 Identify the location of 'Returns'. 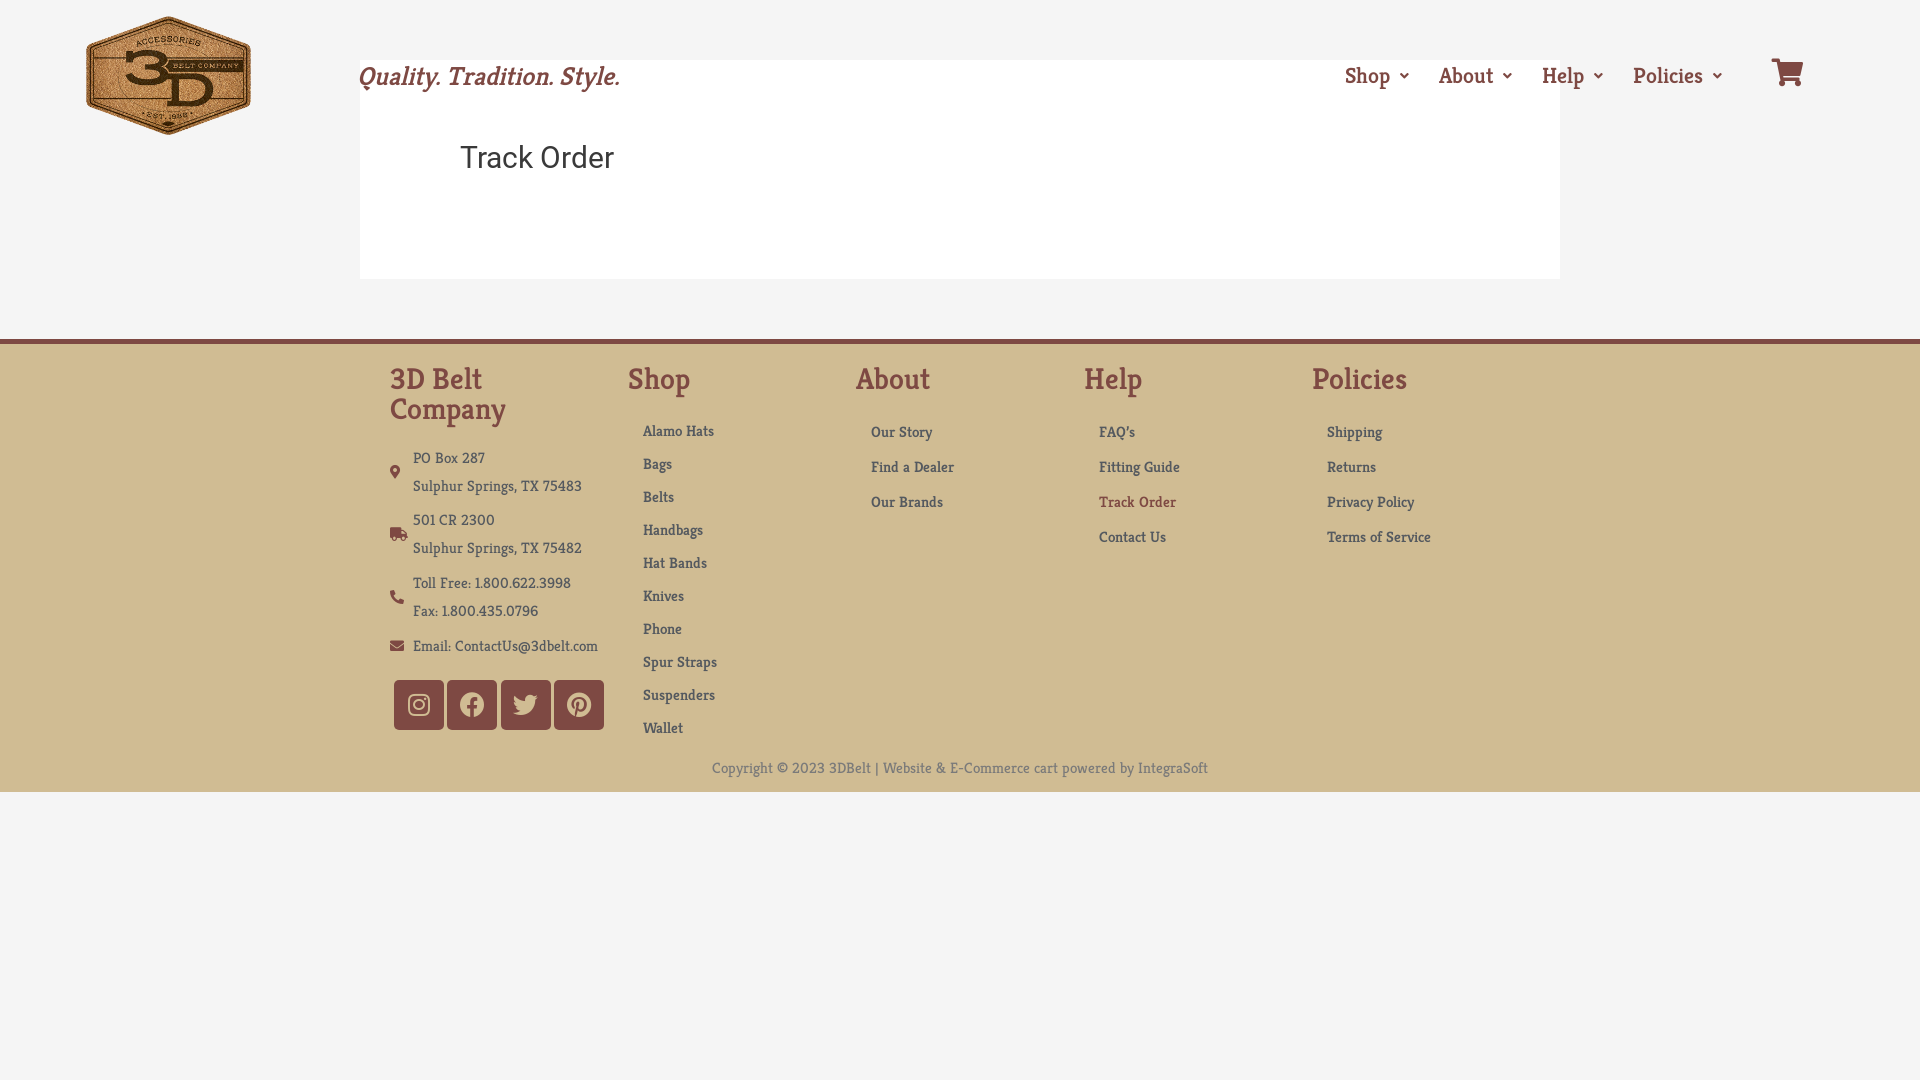
(1415, 466).